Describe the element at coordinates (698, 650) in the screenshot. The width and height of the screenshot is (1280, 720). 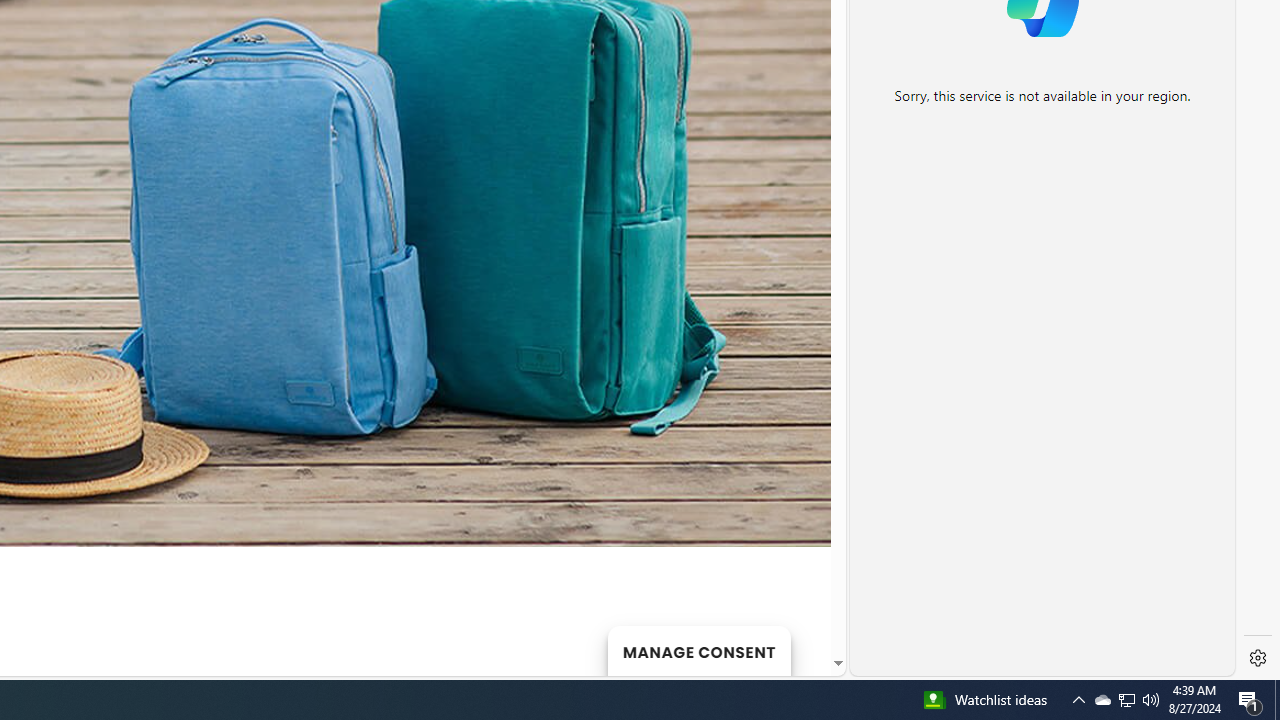
I see `'MANAGE CONSENT'` at that location.